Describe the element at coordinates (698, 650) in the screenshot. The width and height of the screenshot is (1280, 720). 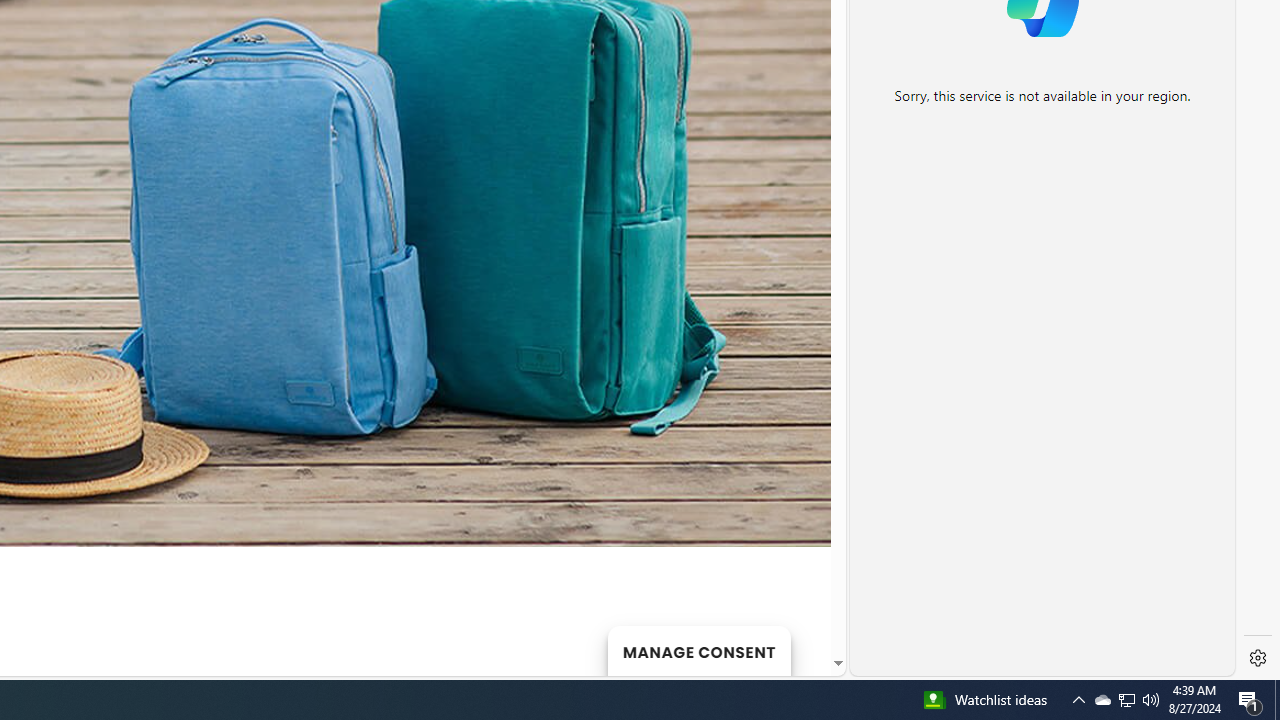
I see `'MANAGE CONSENT'` at that location.